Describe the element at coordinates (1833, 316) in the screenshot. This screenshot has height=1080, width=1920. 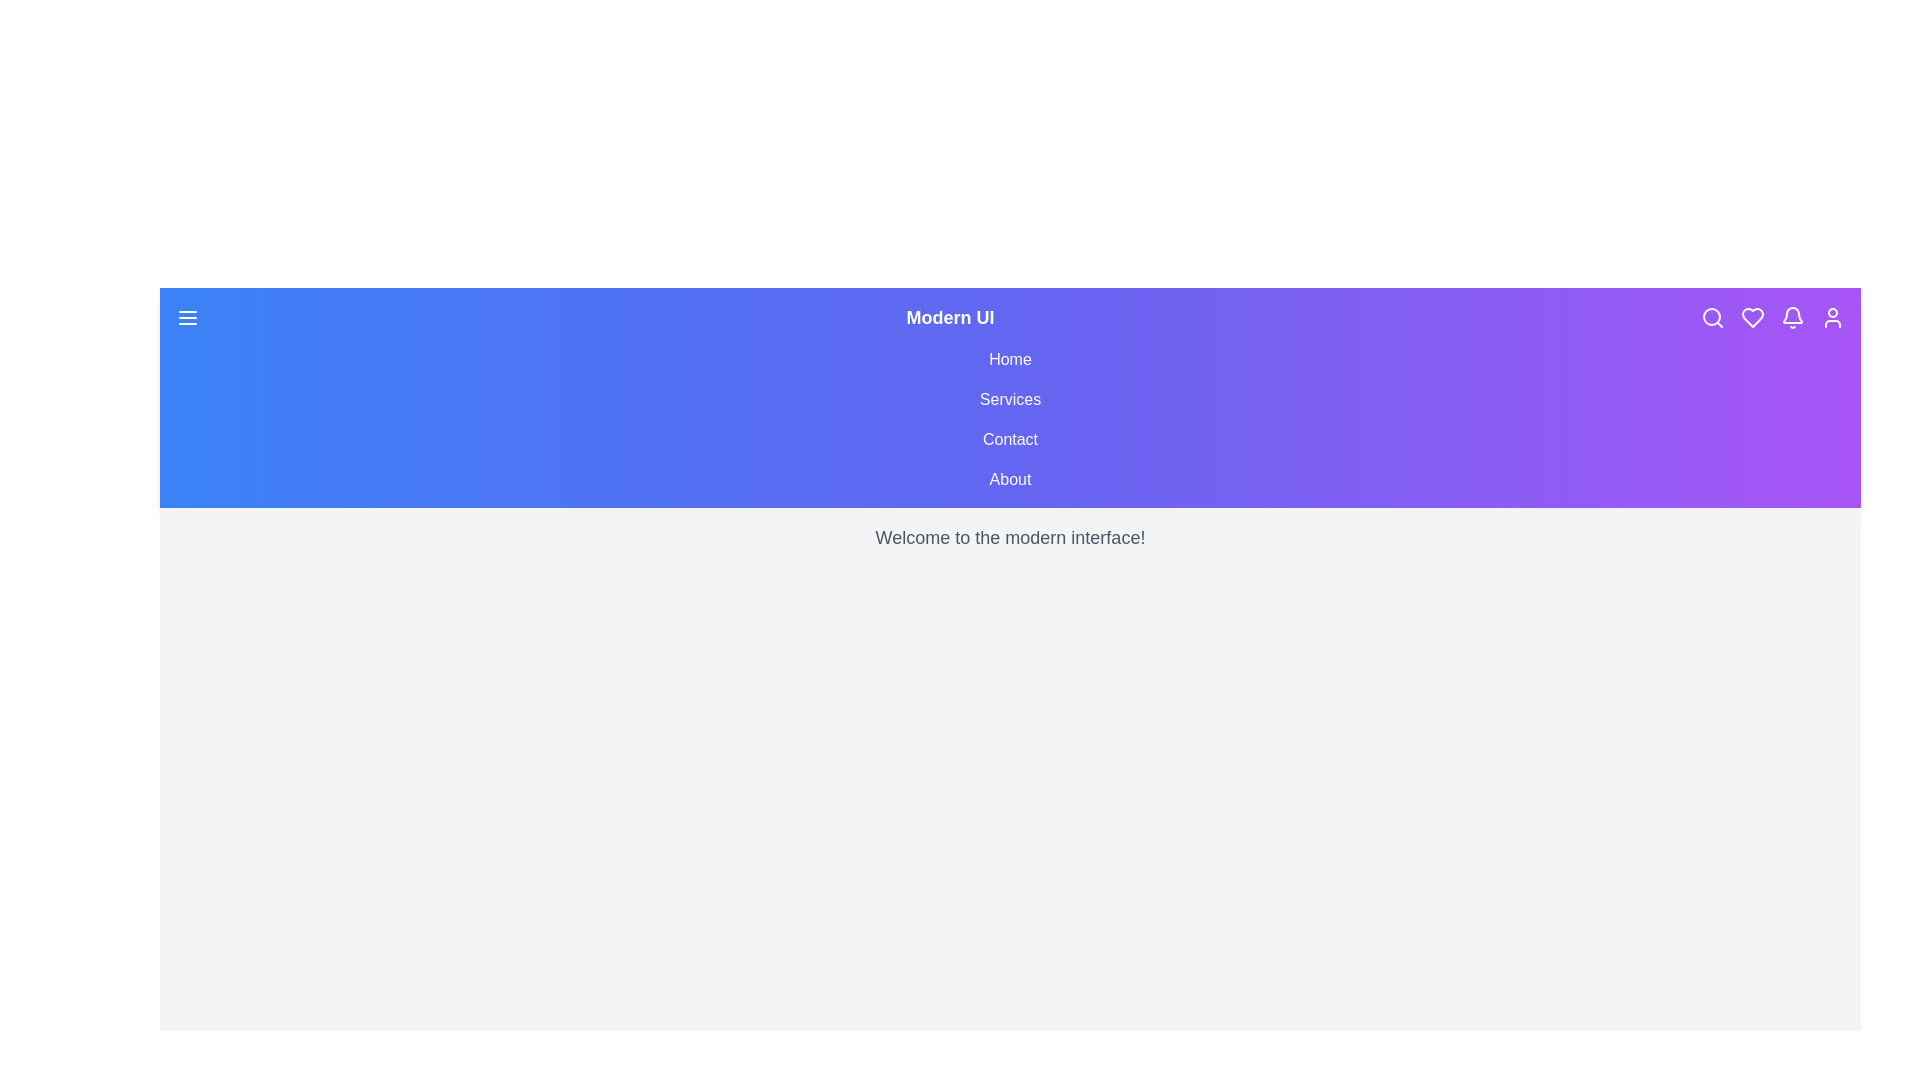
I see `the user icon to access profile or account-related actions` at that location.